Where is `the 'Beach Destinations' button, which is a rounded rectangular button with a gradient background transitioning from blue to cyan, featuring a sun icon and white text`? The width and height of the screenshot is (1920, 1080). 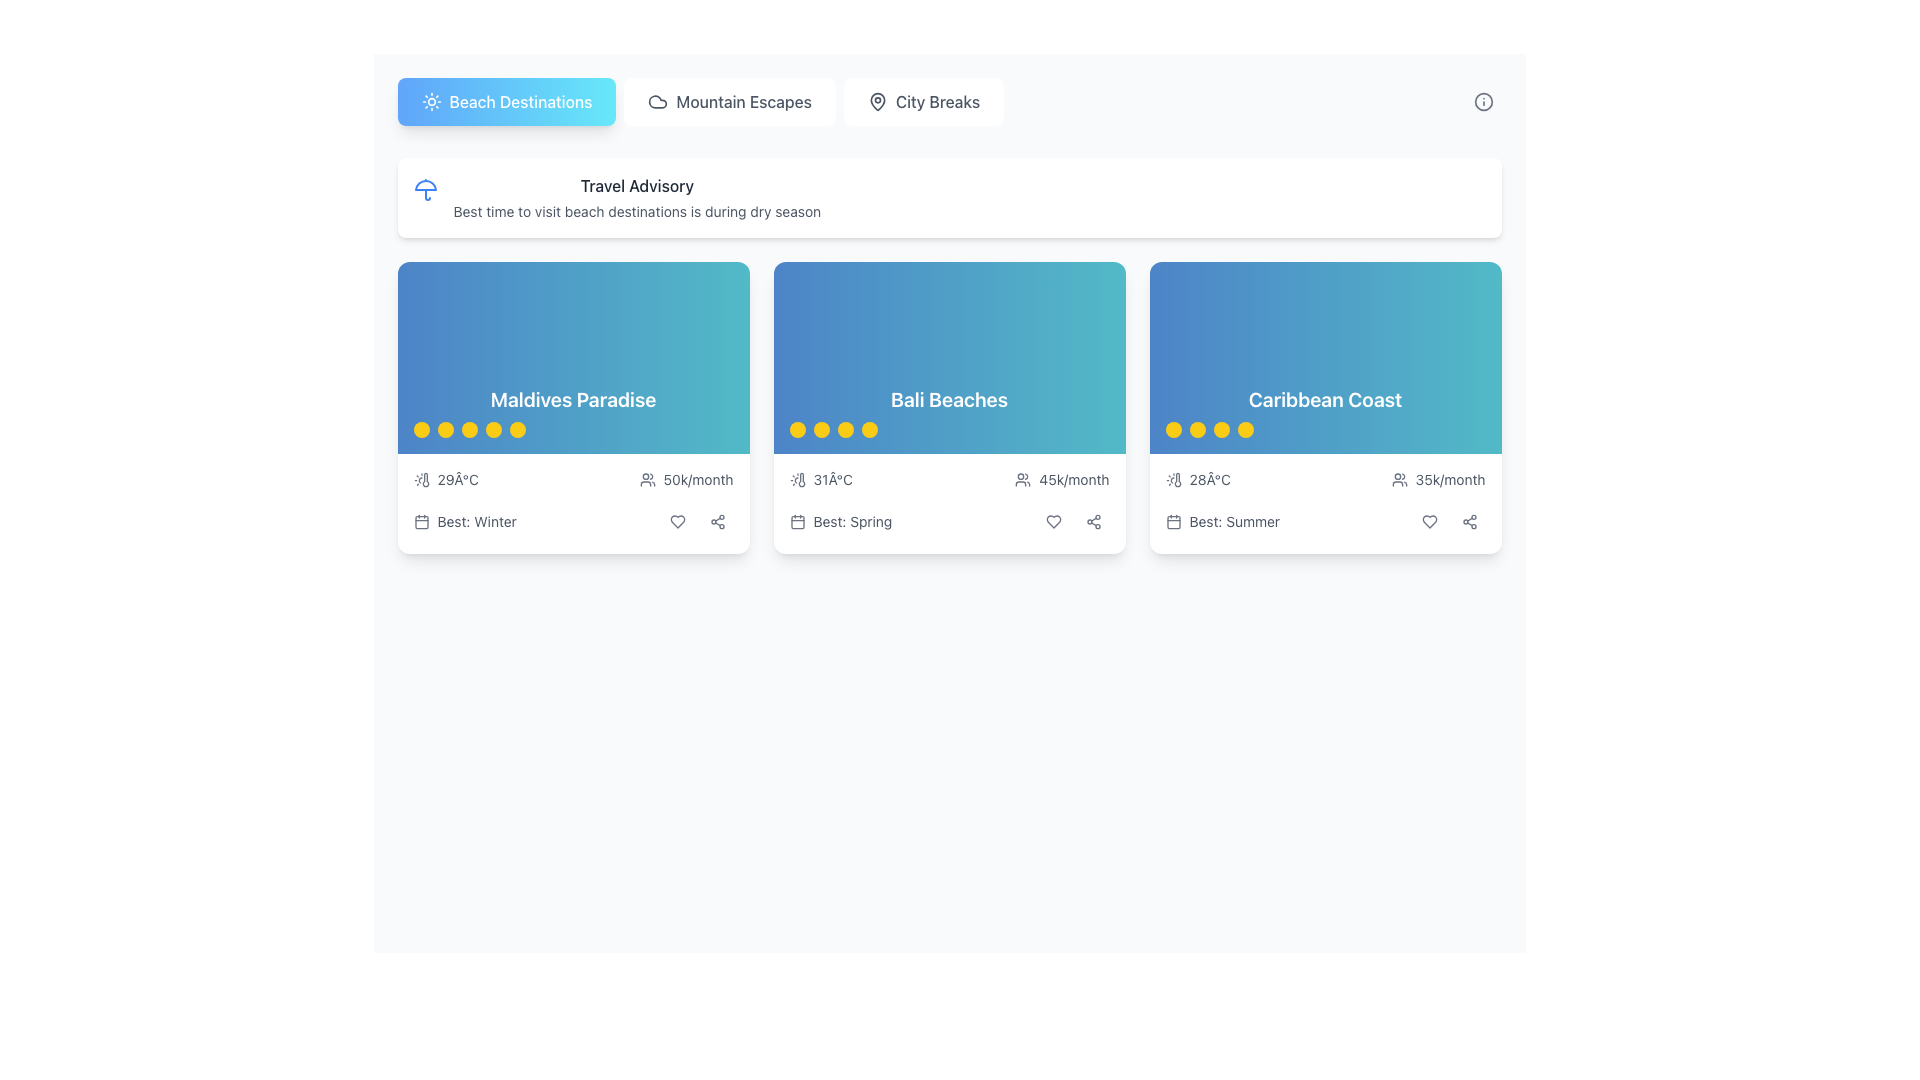 the 'Beach Destinations' button, which is a rounded rectangular button with a gradient background transitioning from blue to cyan, featuring a sun icon and white text is located at coordinates (507, 101).